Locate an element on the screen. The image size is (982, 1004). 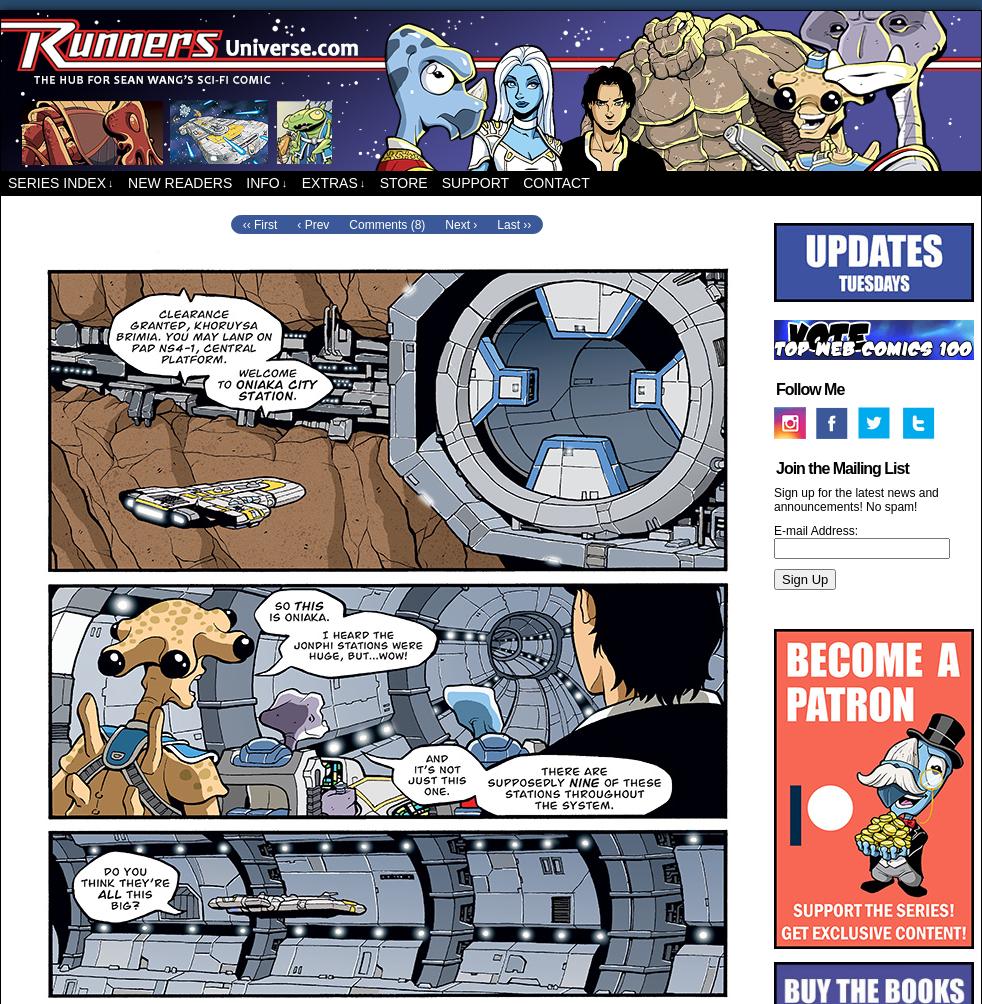
'Follow Me' is located at coordinates (809, 388).